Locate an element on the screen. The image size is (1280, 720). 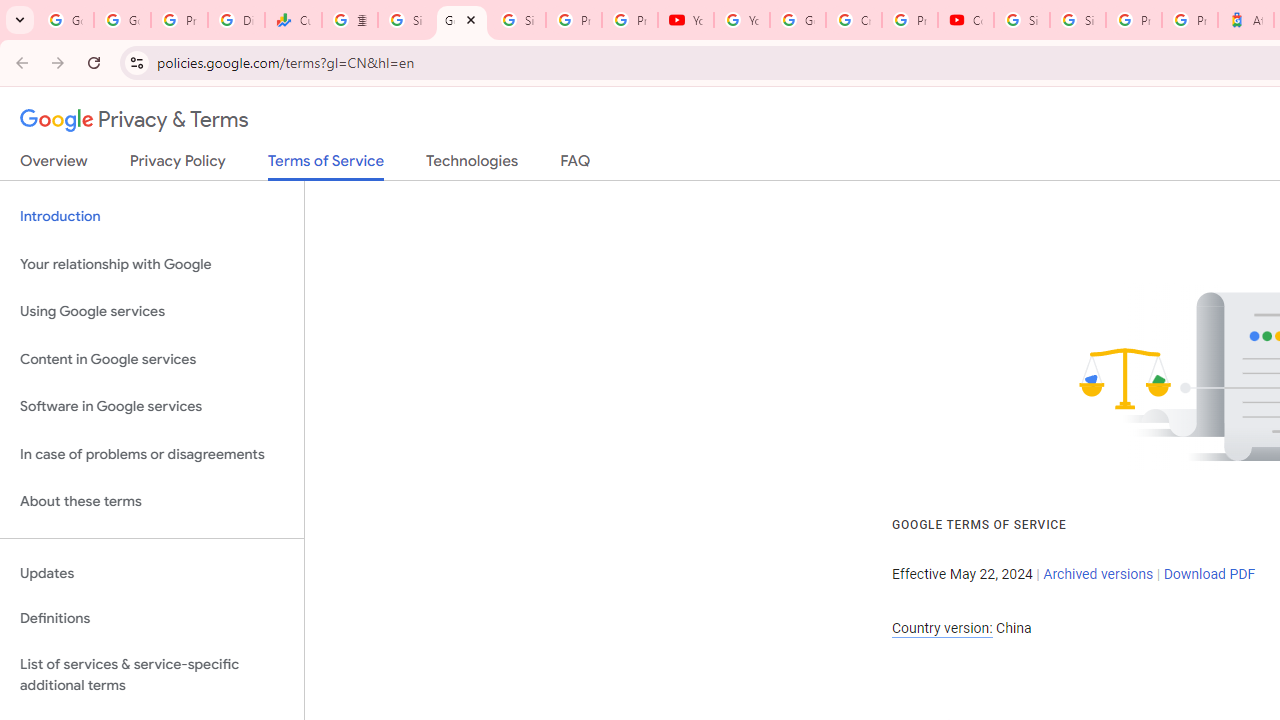
'YouTube' is located at coordinates (741, 20).